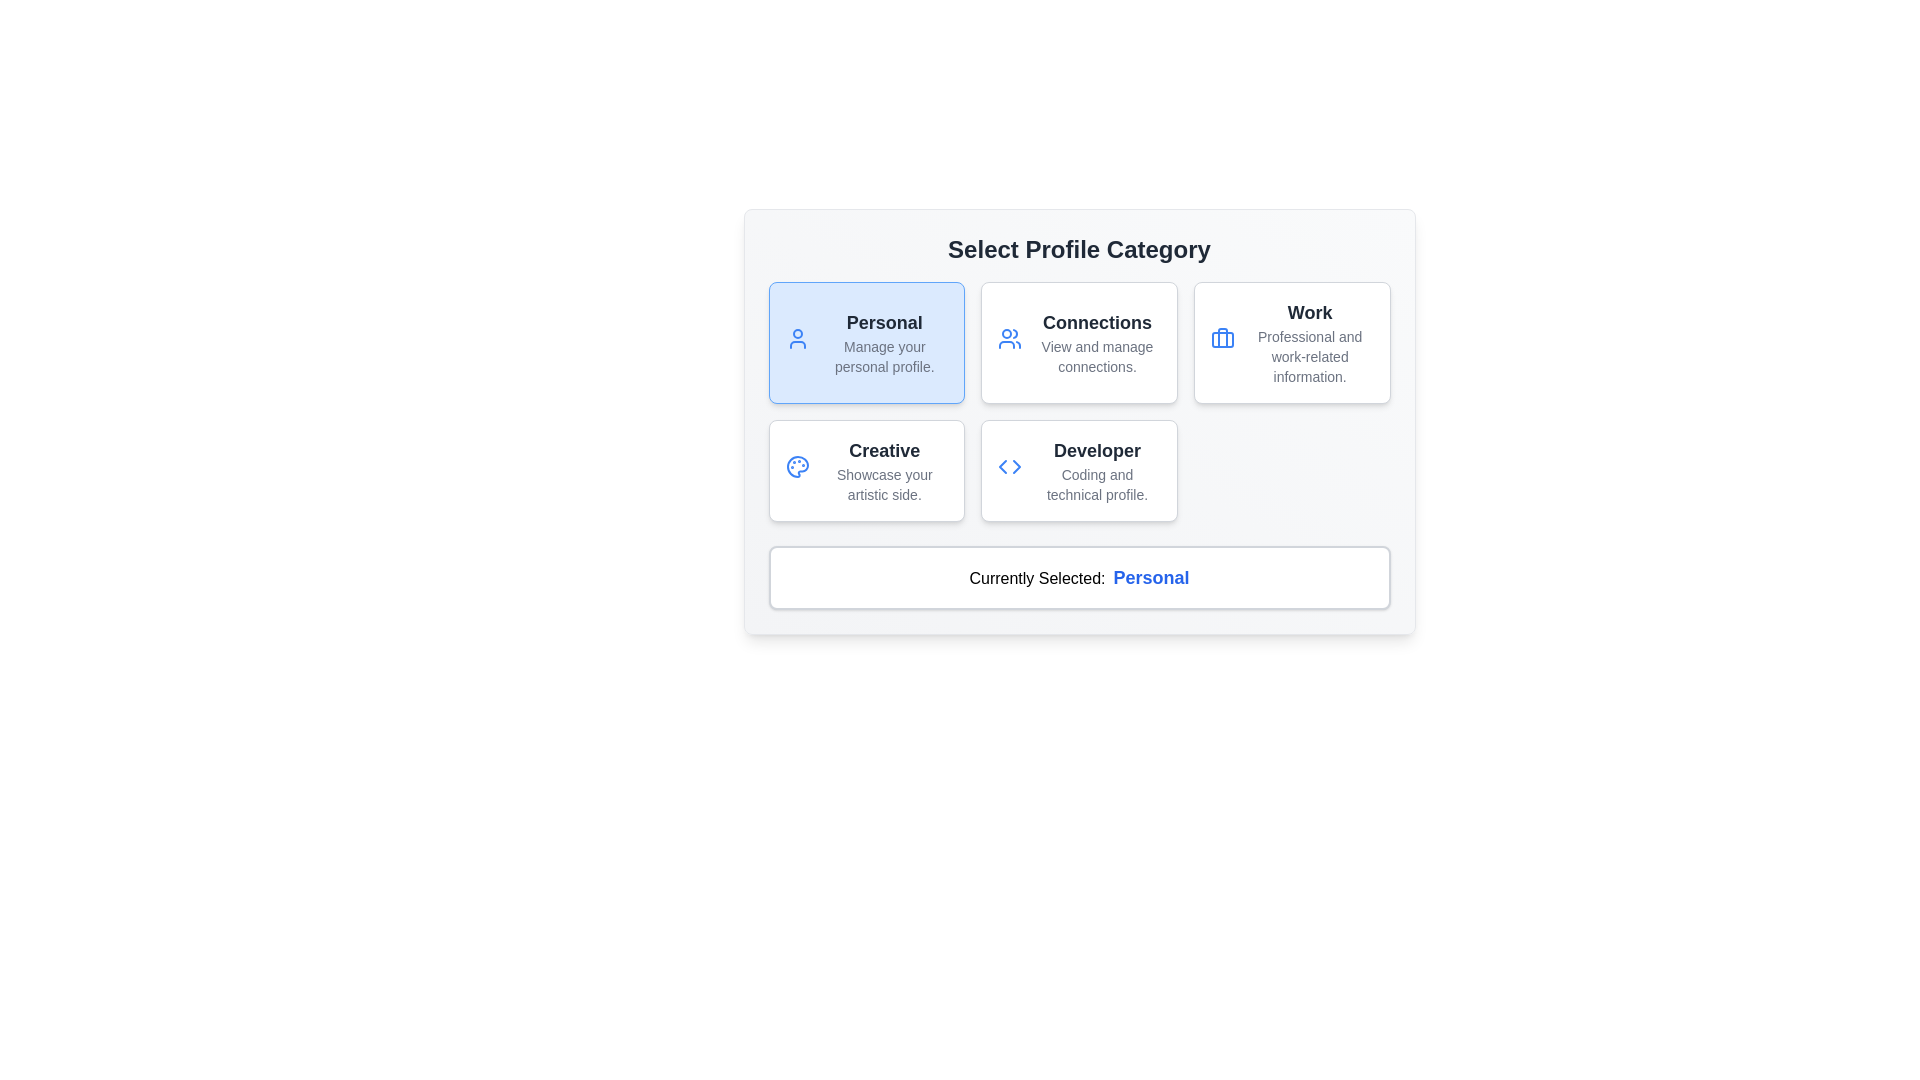 This screenshot has height=1080, width=1920. Describe the element at coordinates (883, 322) in the screenshot. I see `the 'Personal' label, which is a bold text header located at the top-left corner of the card layout in the 'Select Profile Category' section` at that location.